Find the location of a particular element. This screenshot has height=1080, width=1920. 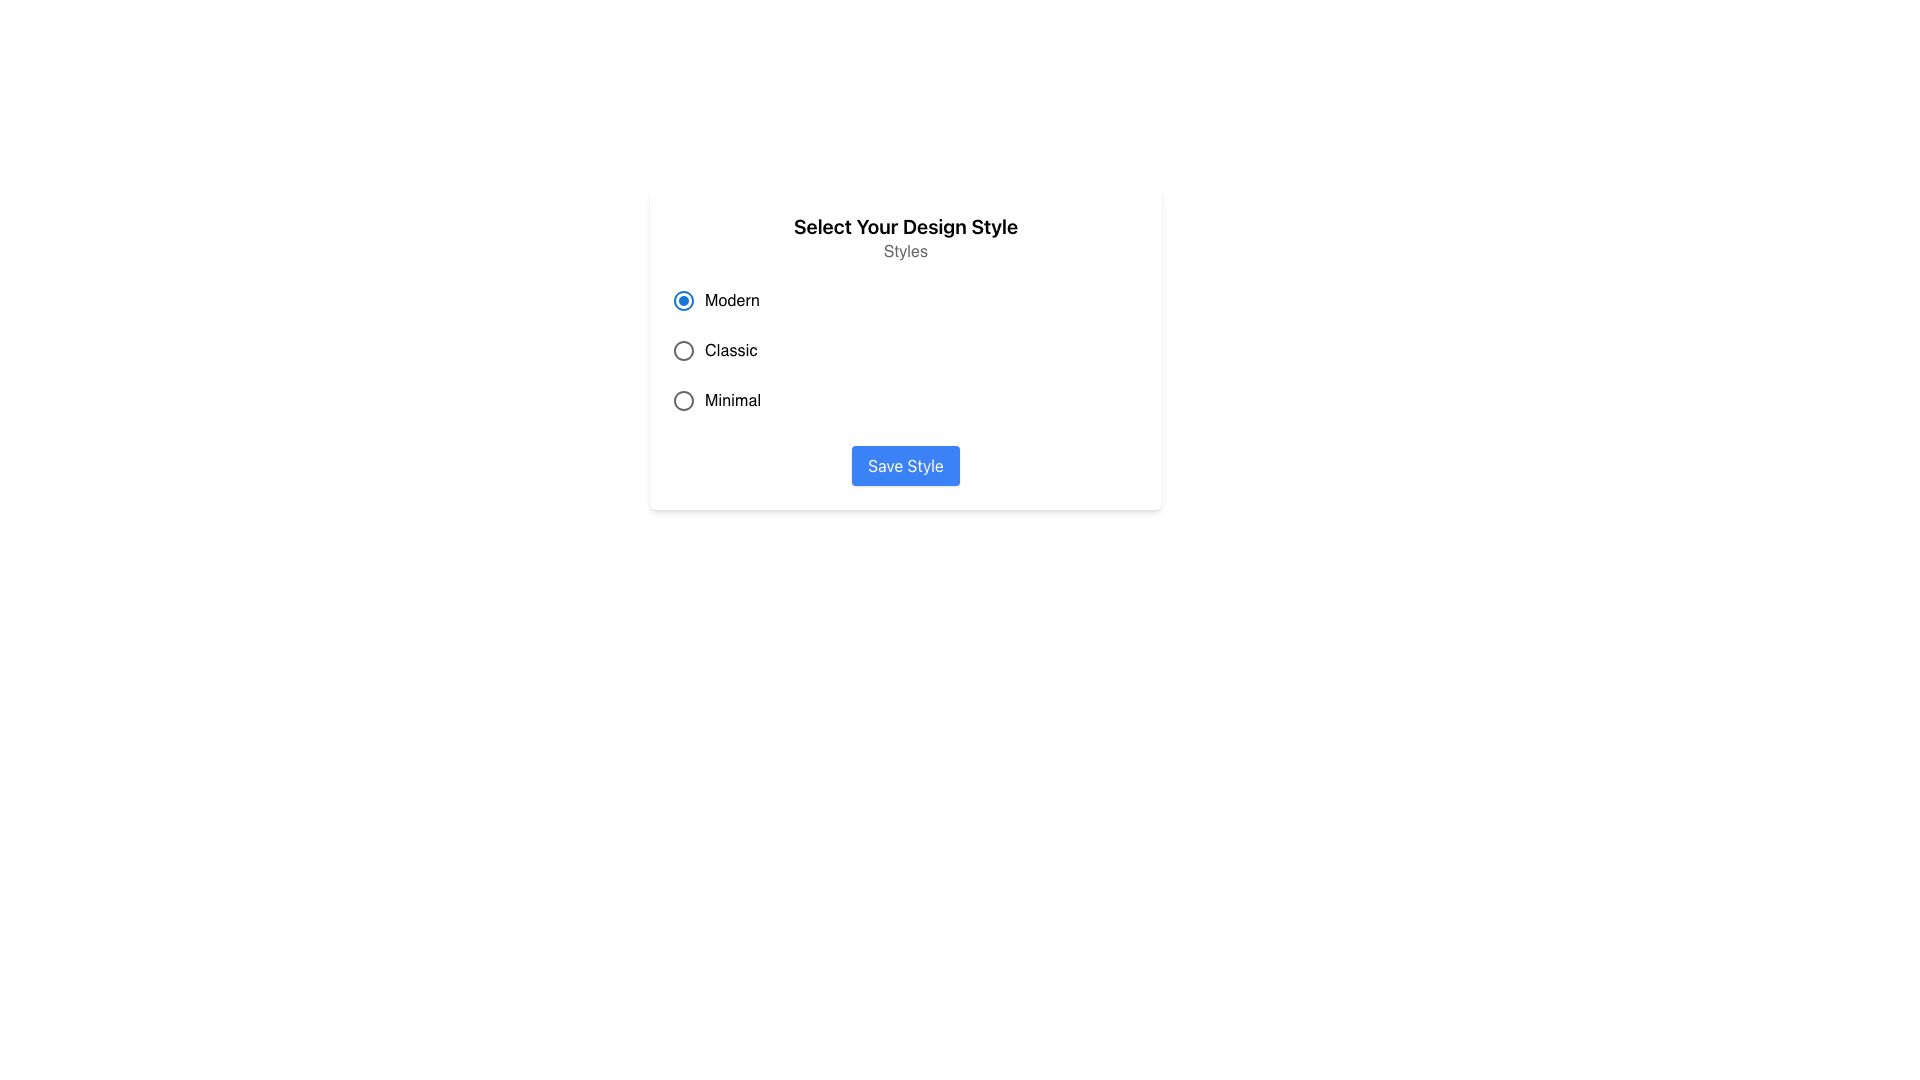

the text label displaying 'Modern', which is aligned to the right of the radio button in a vertical stack of options is located at coordinates (731, 300).